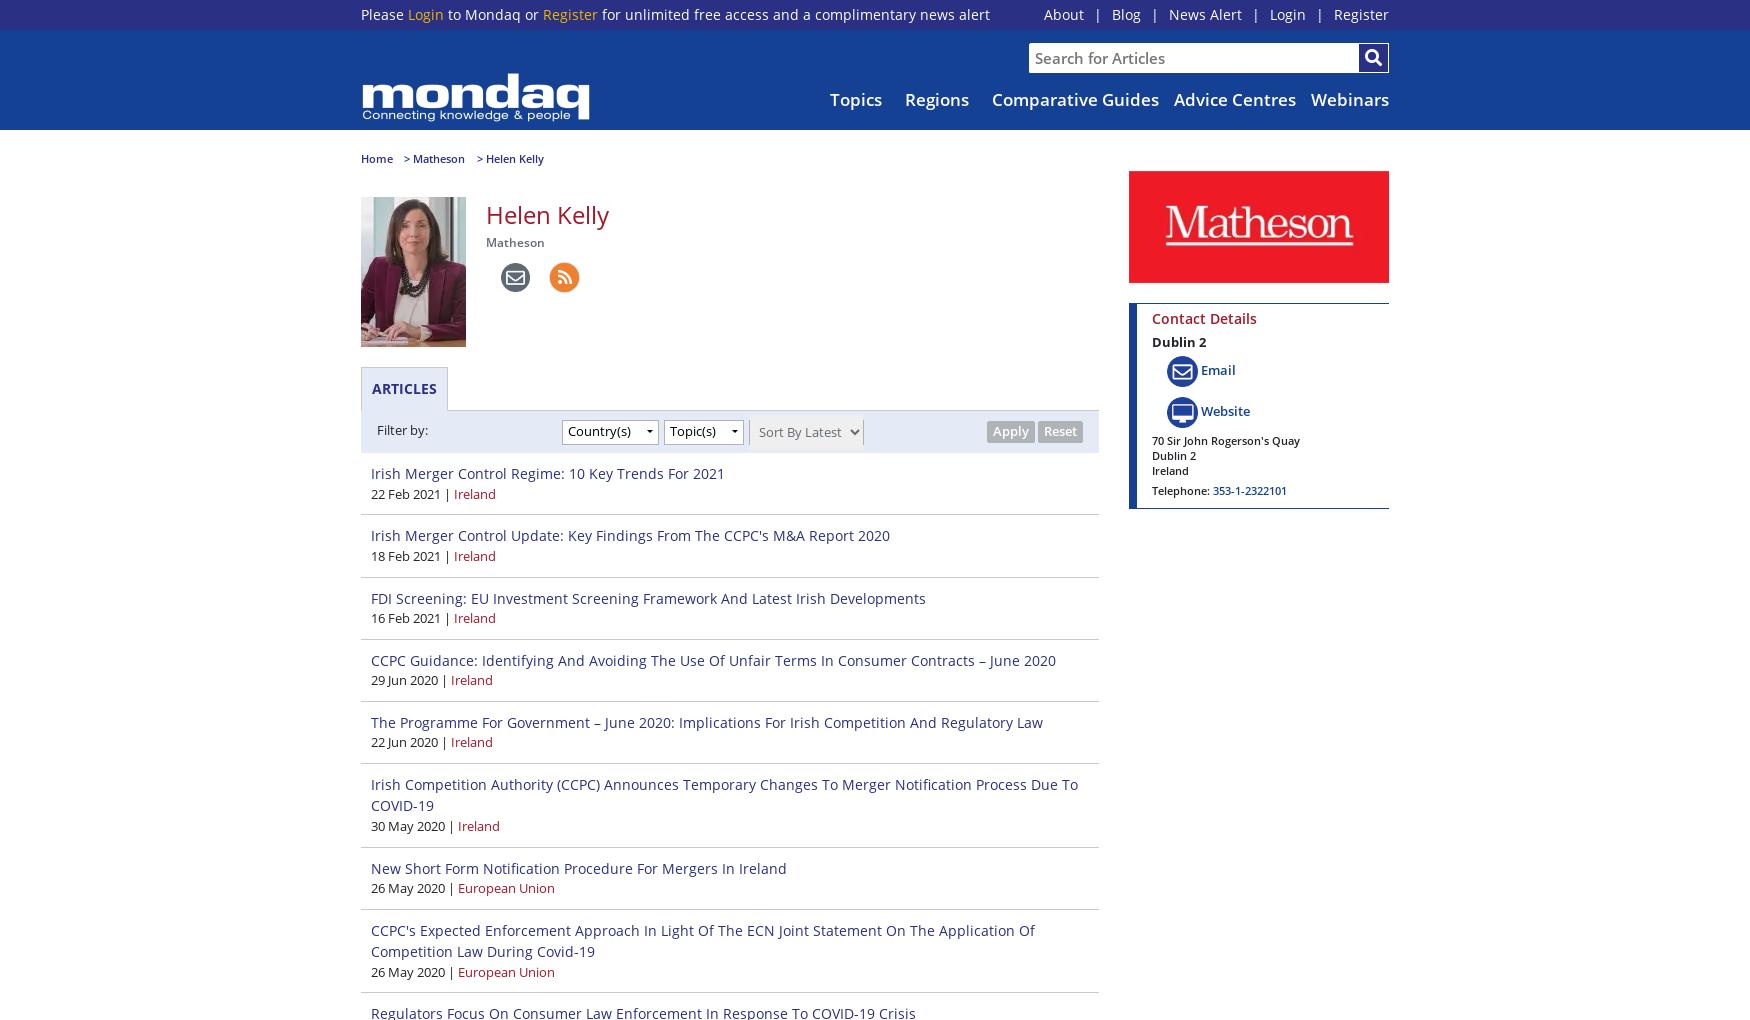 This screenshot has width=1750, height=1020. What do you see at coordinates (707, 720) in the screenshot?
I see `'The Programme For Government – June 2020:  Implications For Irish Competition And Regulatory Law'` at bounding box center [707, 720].